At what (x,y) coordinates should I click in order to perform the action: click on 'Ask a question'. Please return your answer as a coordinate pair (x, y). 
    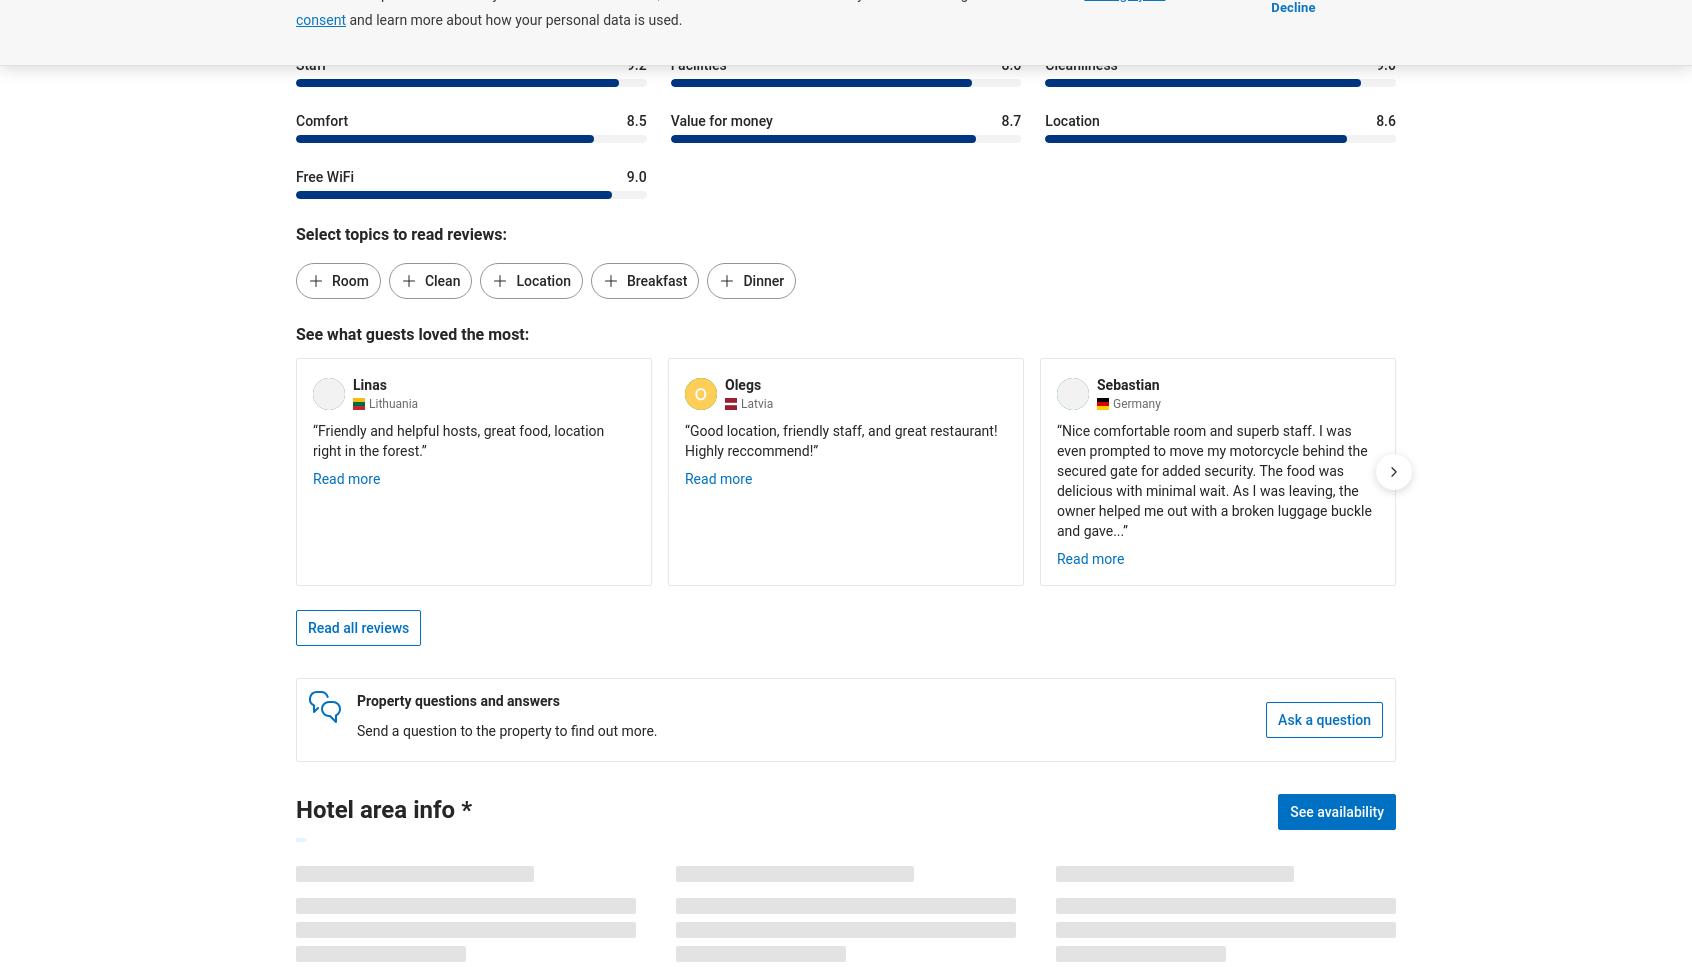
    Looking at the image, I should click on (1276, 719).